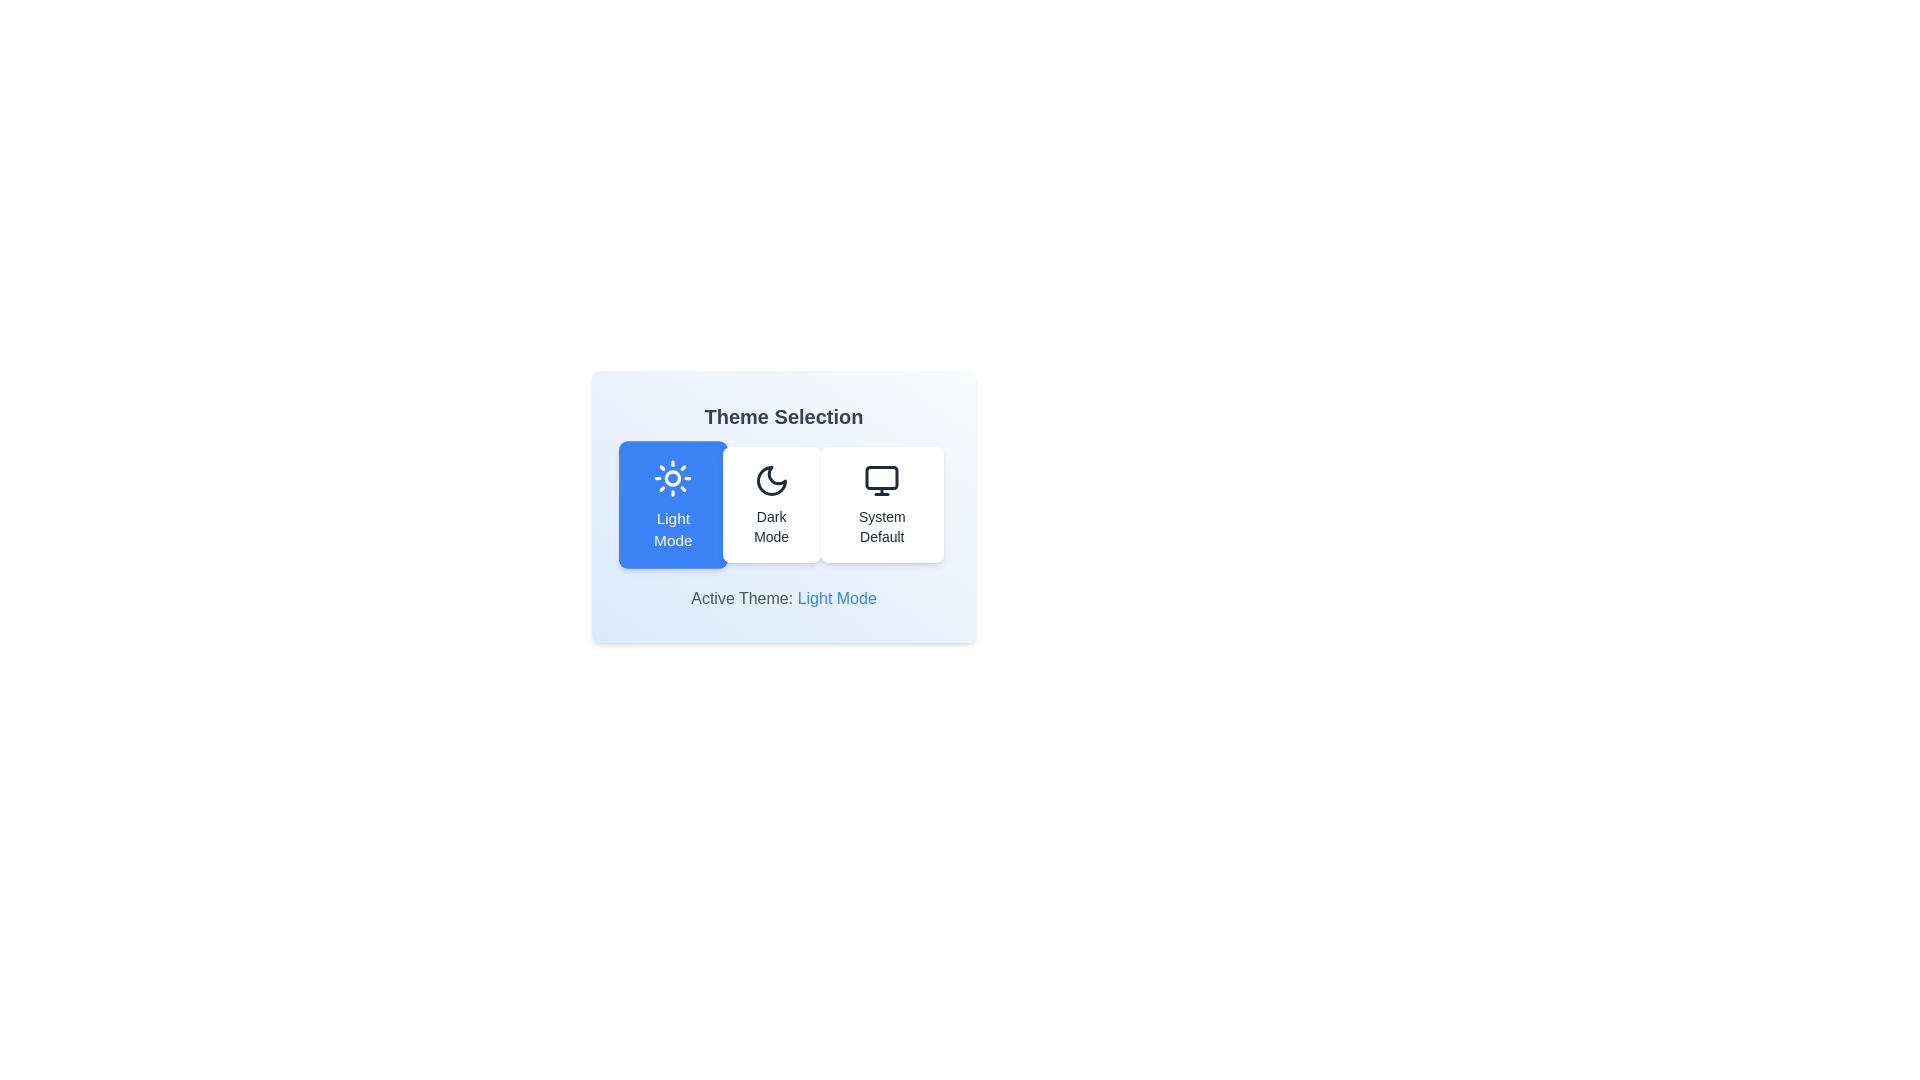  I want to click on the button corresponding to the theme System Default, so click(881, 504).